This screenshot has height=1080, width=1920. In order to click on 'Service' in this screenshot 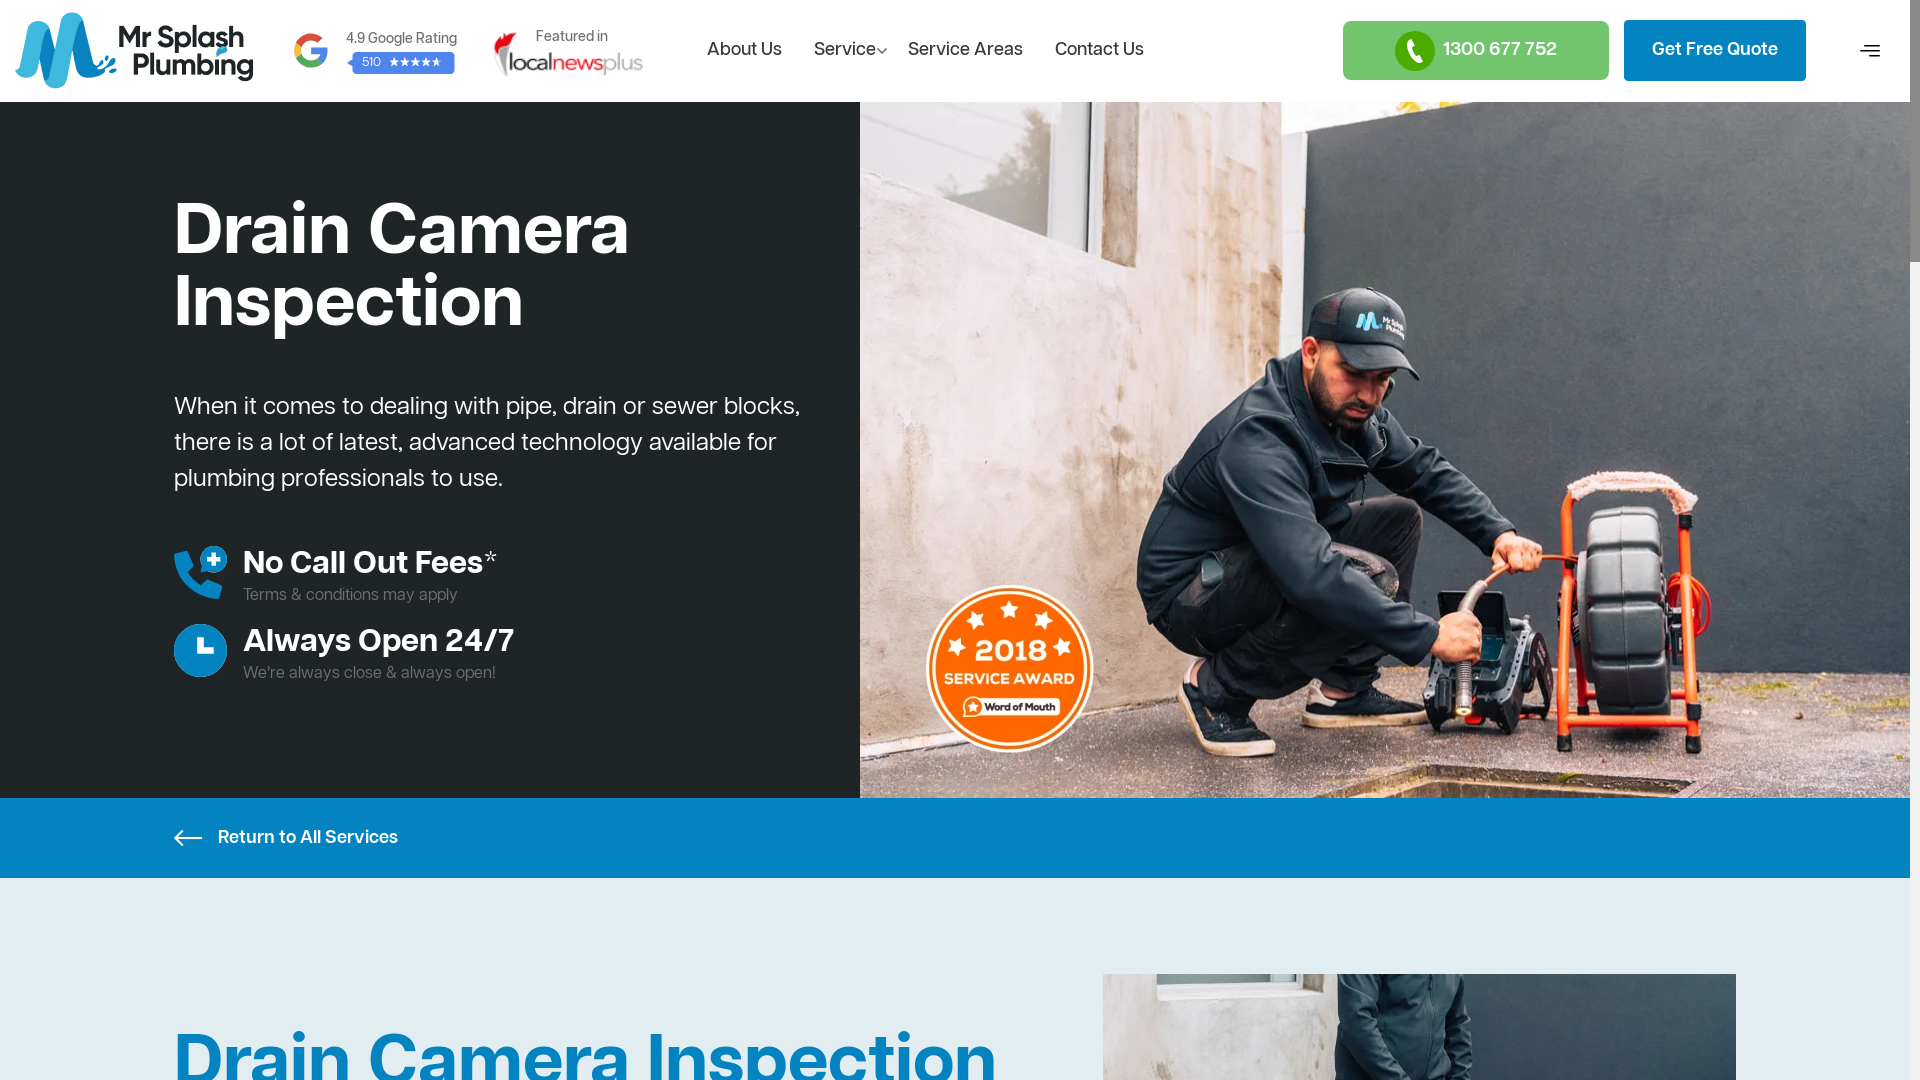, I will do `click(844, 49)`.